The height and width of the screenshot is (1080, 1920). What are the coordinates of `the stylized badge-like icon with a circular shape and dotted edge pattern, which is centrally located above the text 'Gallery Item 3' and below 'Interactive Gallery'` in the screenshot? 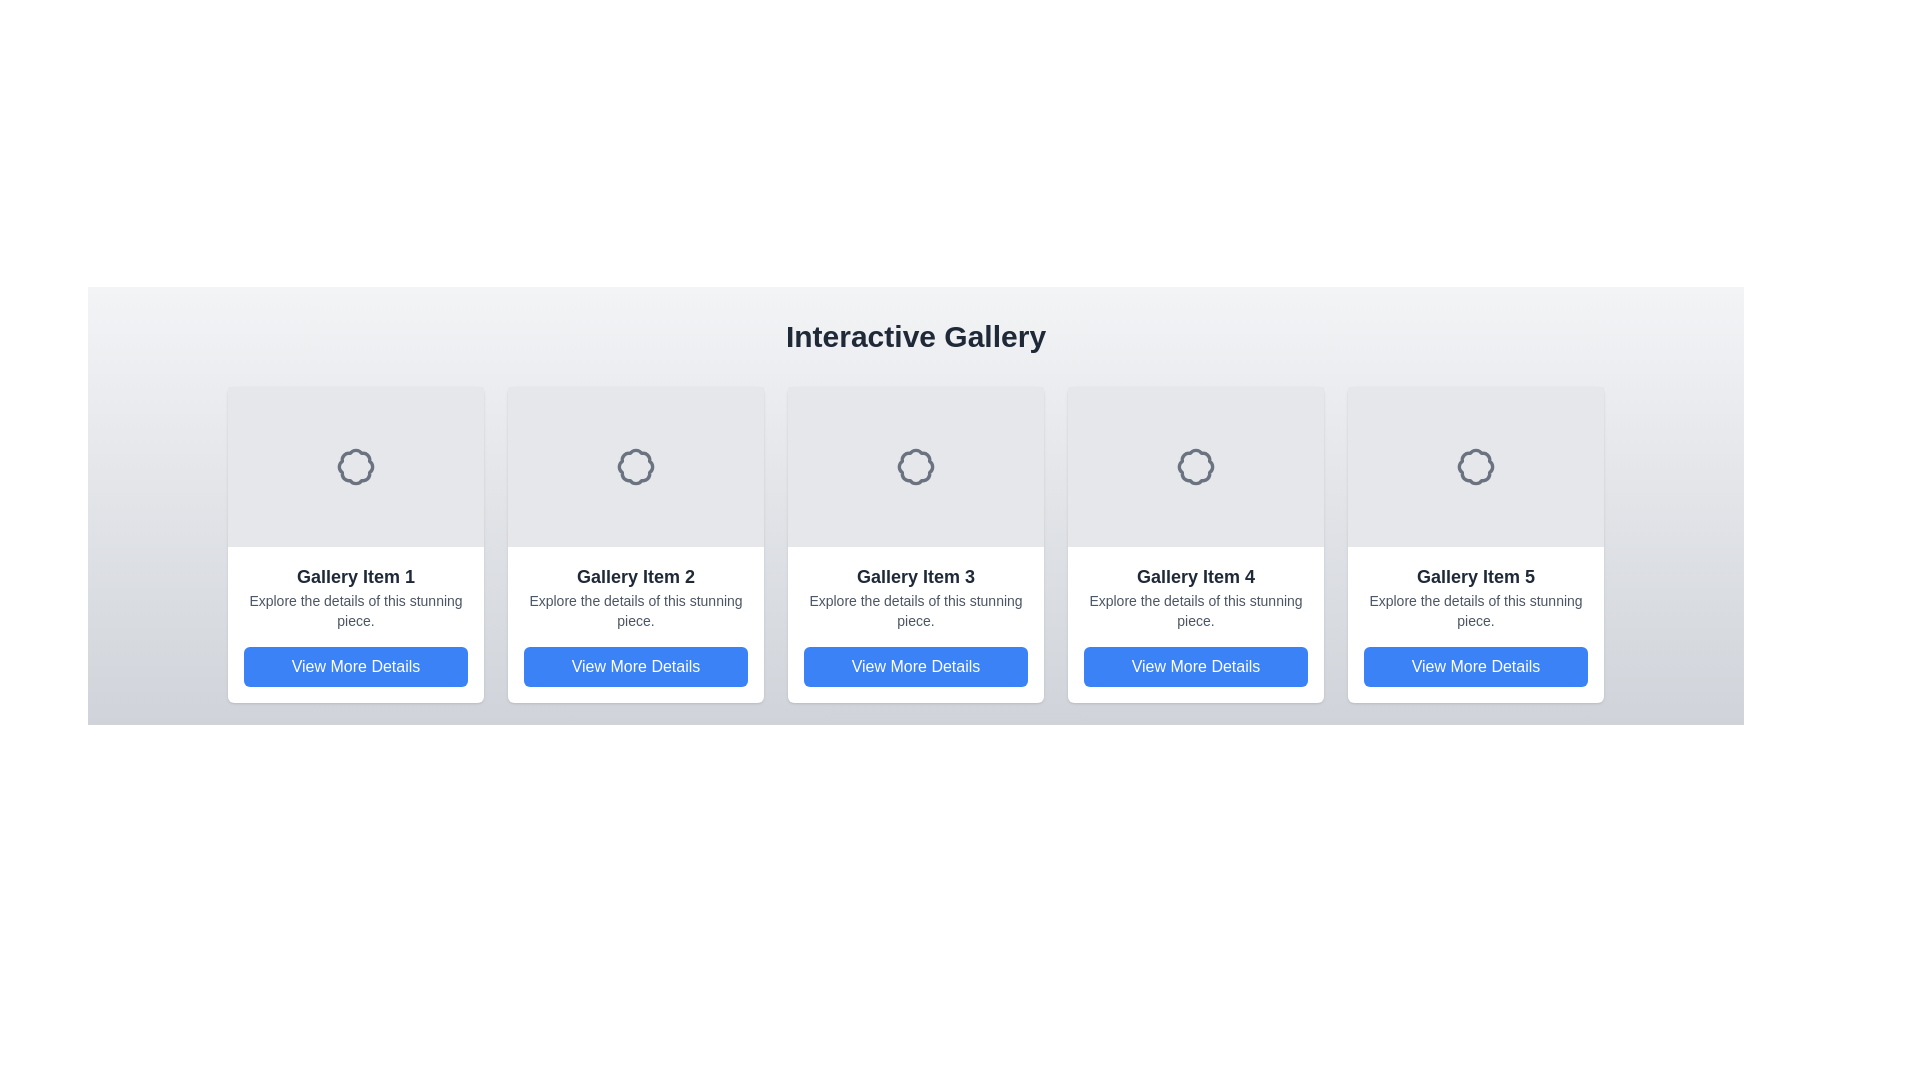 It's located at (915, 466).